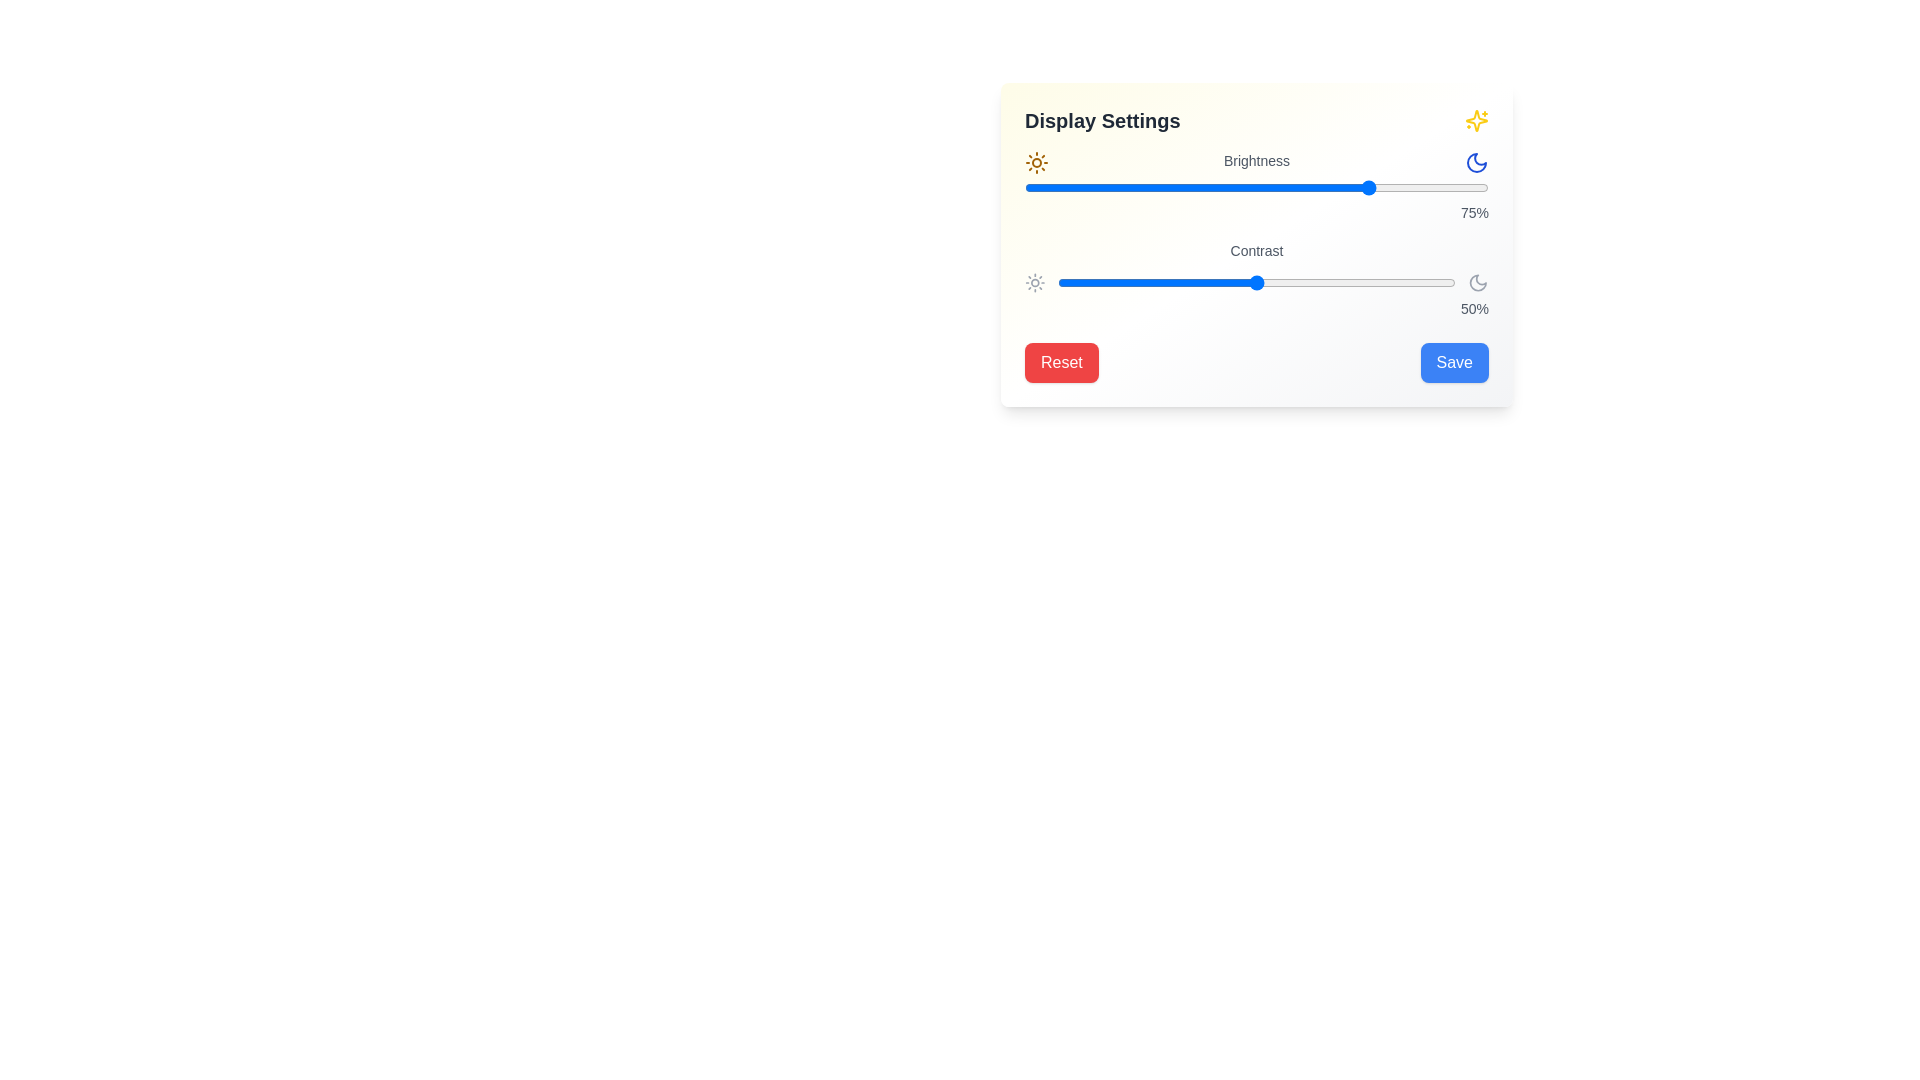 The image size is (1920, 1080). What do you see at coordinates (1036, 161) in the screenshot?
I see `the yellow sun icon located in the 'Display Settings' section to identify its purpose` at bounding box center [1036, 161].